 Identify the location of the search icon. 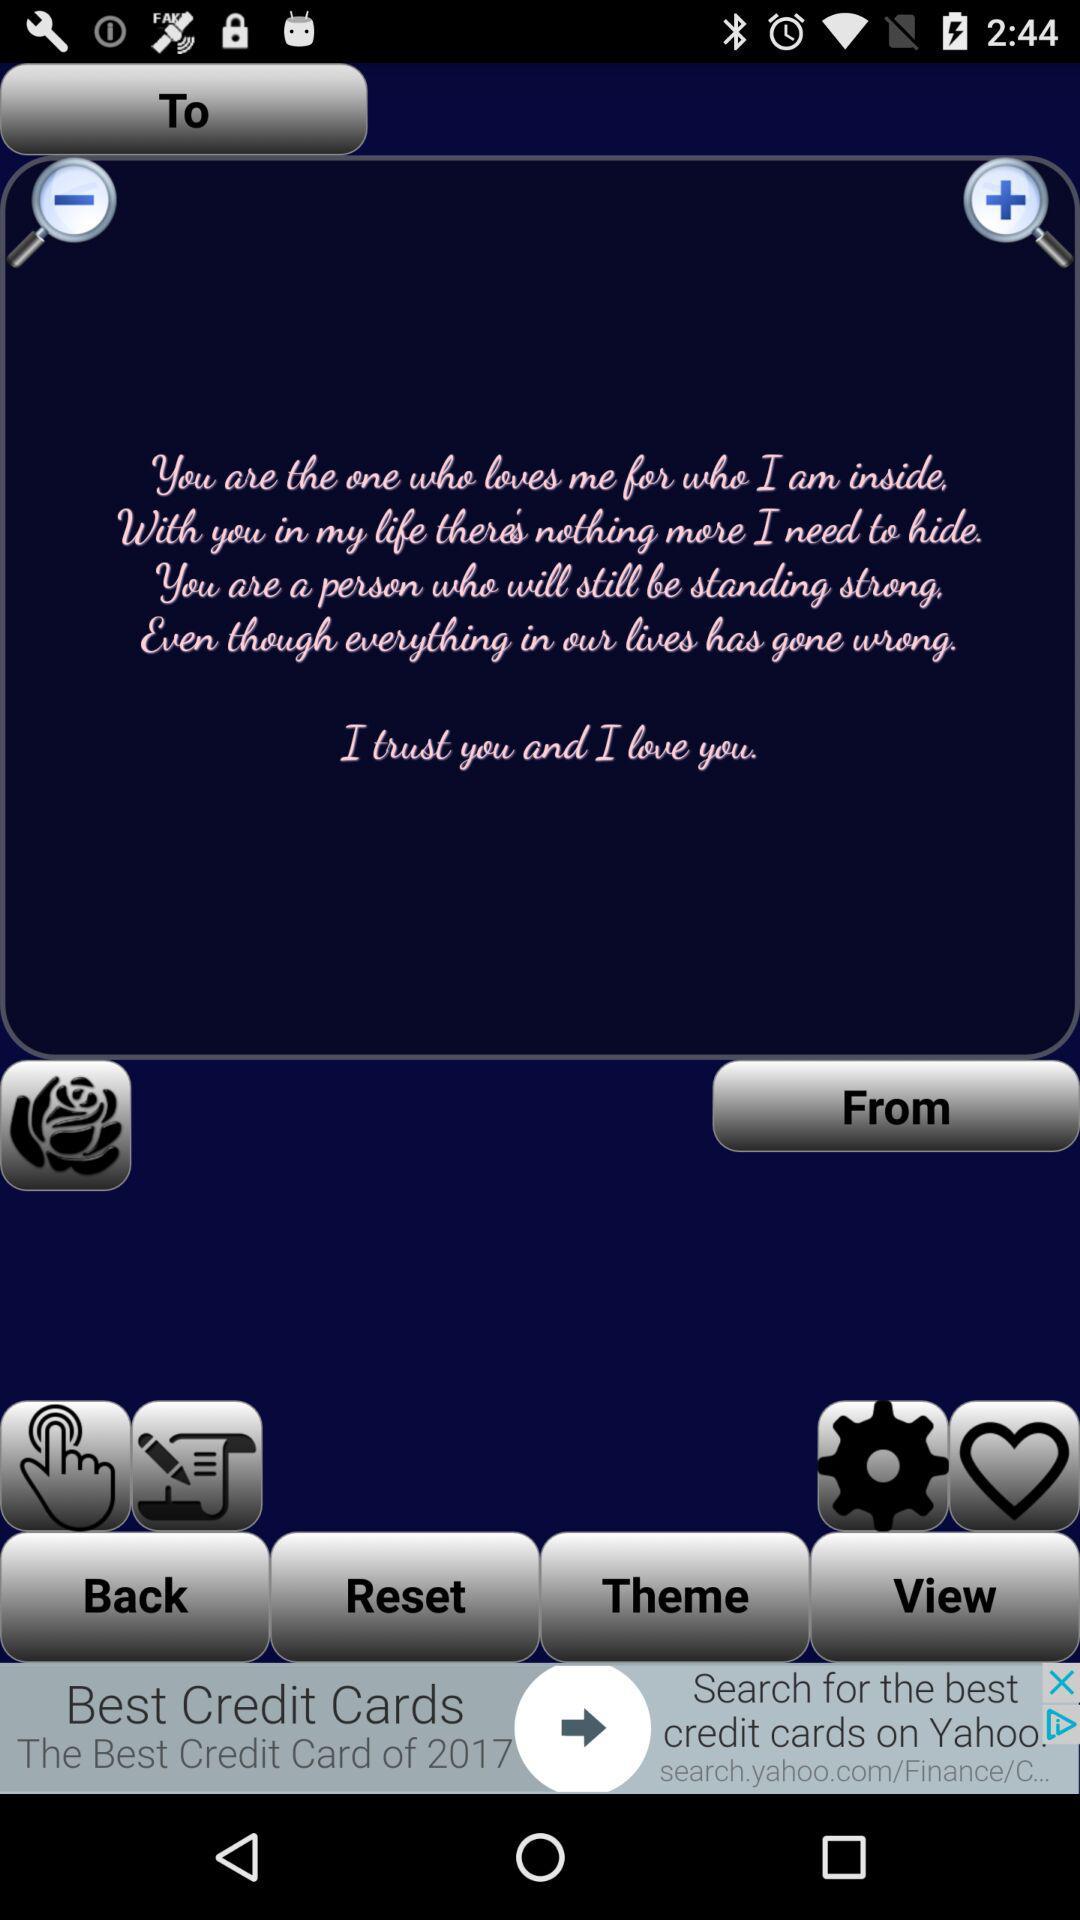
(1020, 229).